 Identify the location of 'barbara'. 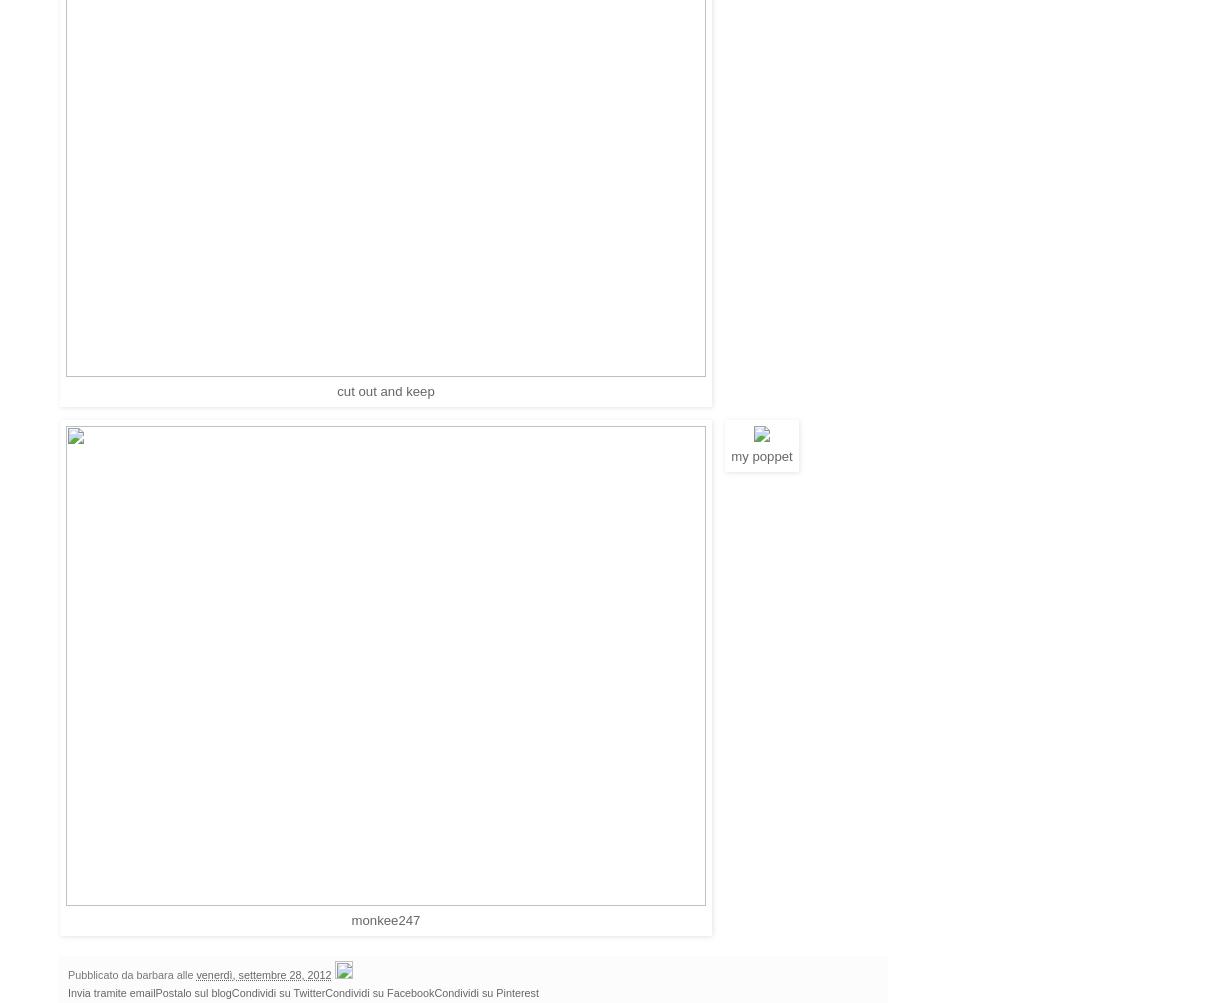
(154, 974).